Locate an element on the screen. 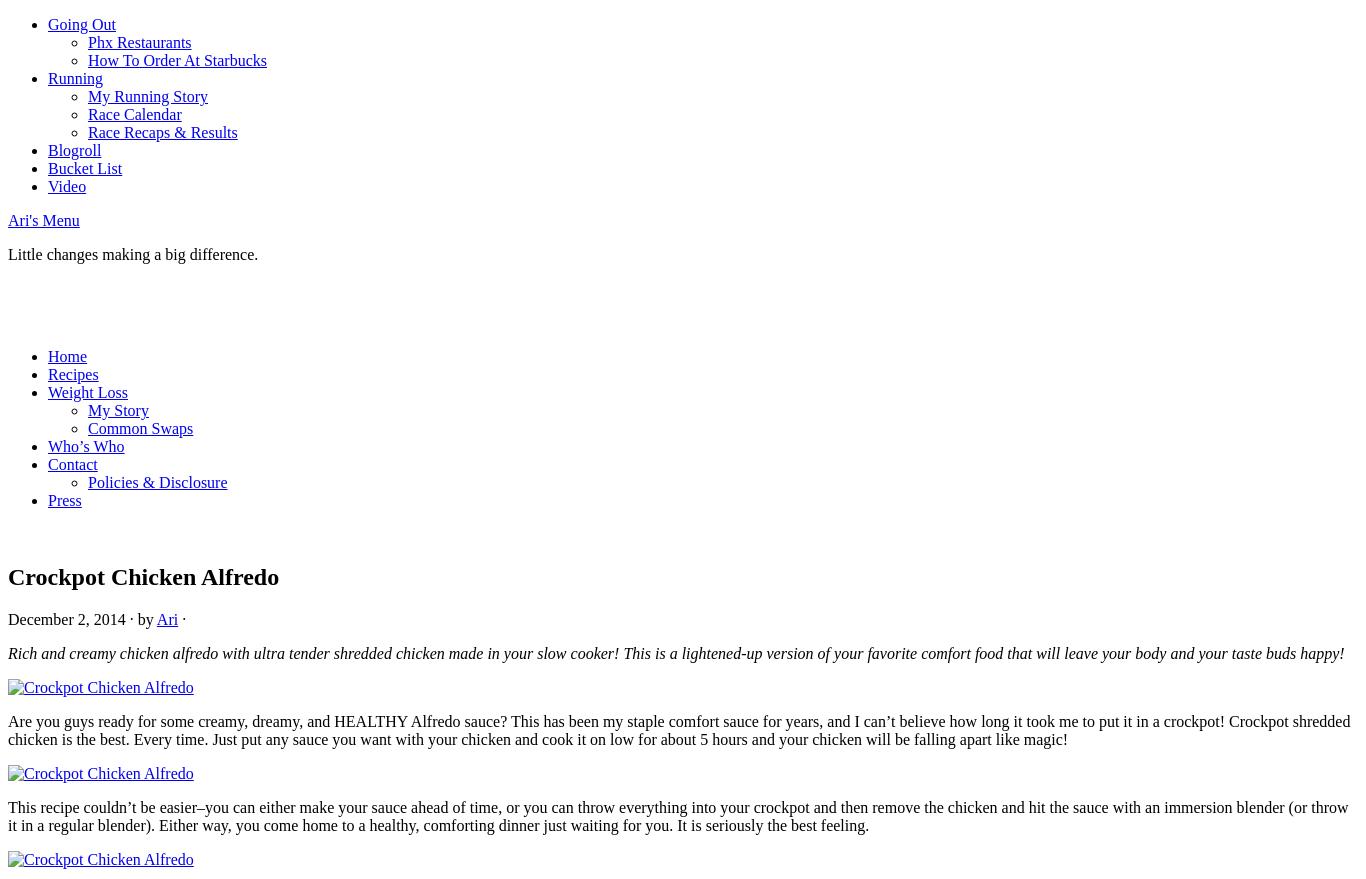 This screenshot has width=1366, height=879. 'Are you guys ready for some creamy, dreamy, and HEALTHY Alfredo sauce? This has been my staple comfort sauce for years, and I can’t believe how long it took me to put it in a crockpot! Crockpot shredded chicken is the best. Every time. Just put any sauce you want with your chicken and cook it on low for about 5 hours and your chicken will be falling apart like magic!' is located at coordinates (678, 728).